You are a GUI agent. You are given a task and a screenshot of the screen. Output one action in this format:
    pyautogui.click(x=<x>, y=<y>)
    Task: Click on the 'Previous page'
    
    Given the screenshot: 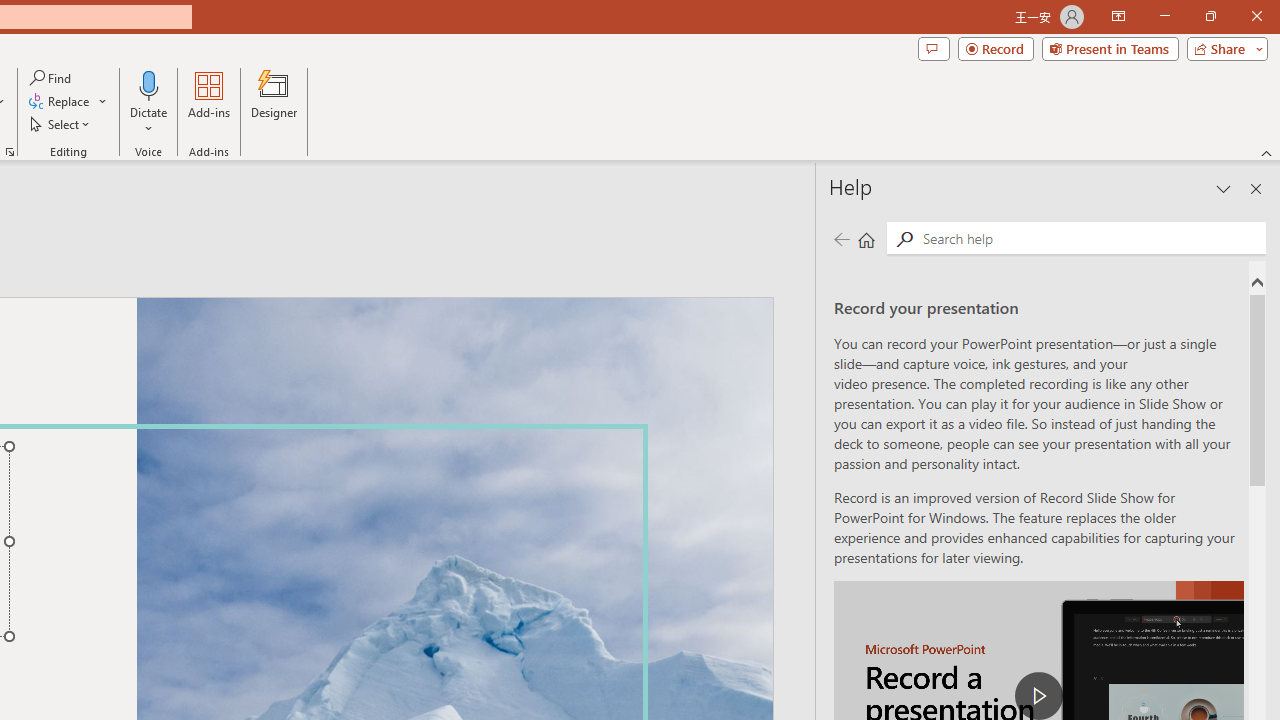 What is the action you would take?
    pyautogui.click(x=841, y=238)
    